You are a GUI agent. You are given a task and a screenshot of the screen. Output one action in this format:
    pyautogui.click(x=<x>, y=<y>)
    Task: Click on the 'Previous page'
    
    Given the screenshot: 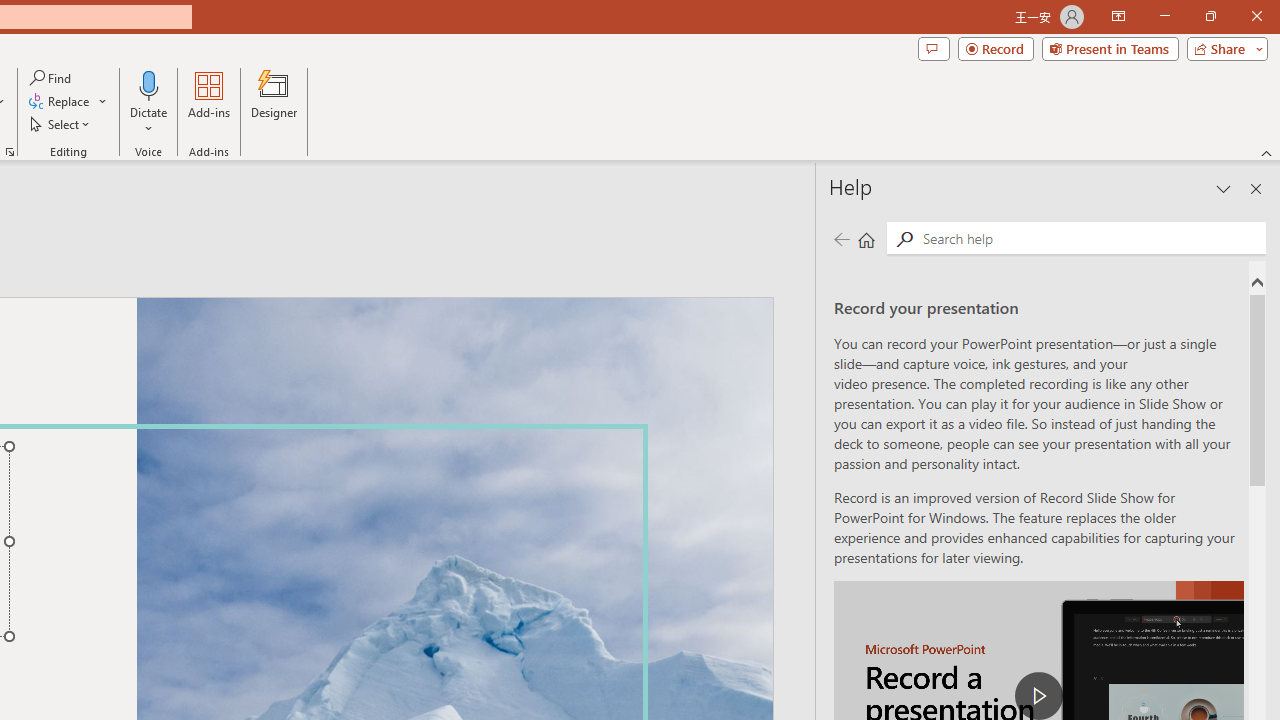 What is the action you would take?
    pyautogui.click(x=841, y=238)
    